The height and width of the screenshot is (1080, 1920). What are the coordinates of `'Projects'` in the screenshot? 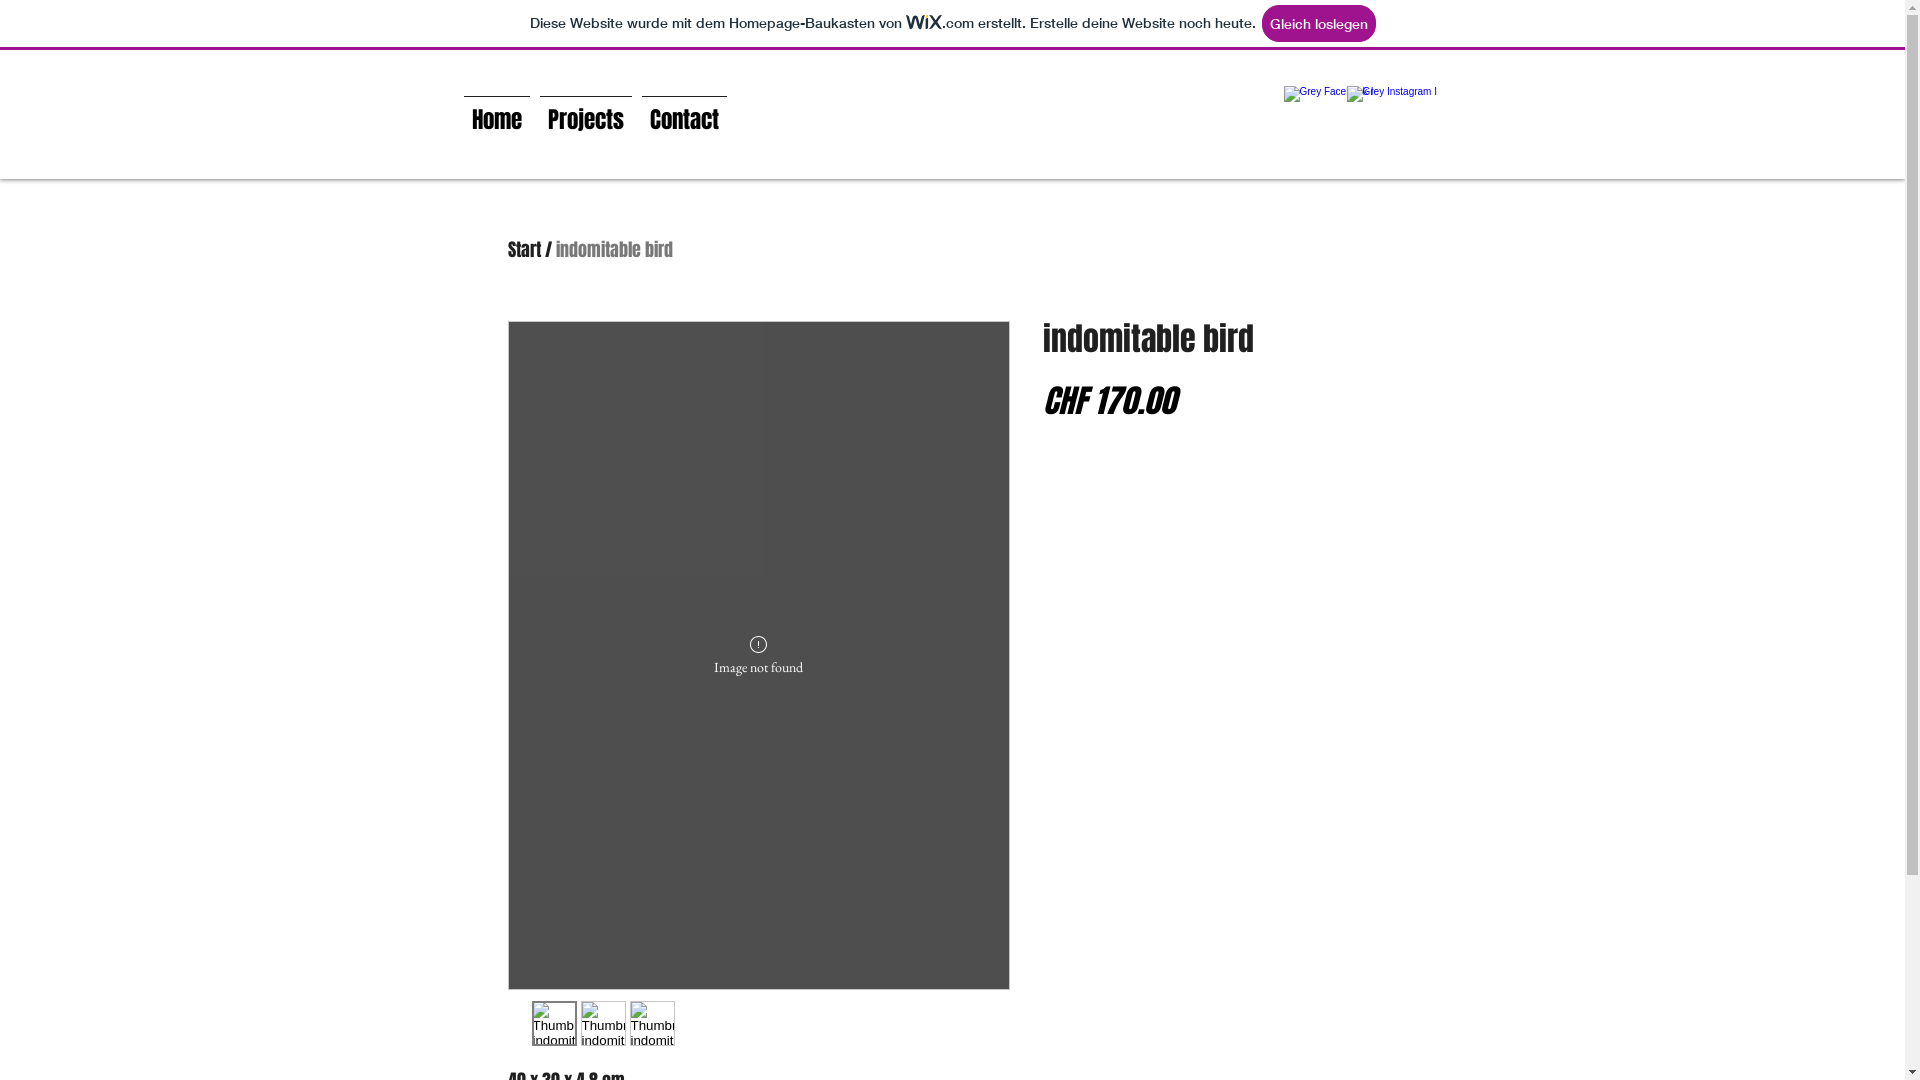 It's located at (584, 111).